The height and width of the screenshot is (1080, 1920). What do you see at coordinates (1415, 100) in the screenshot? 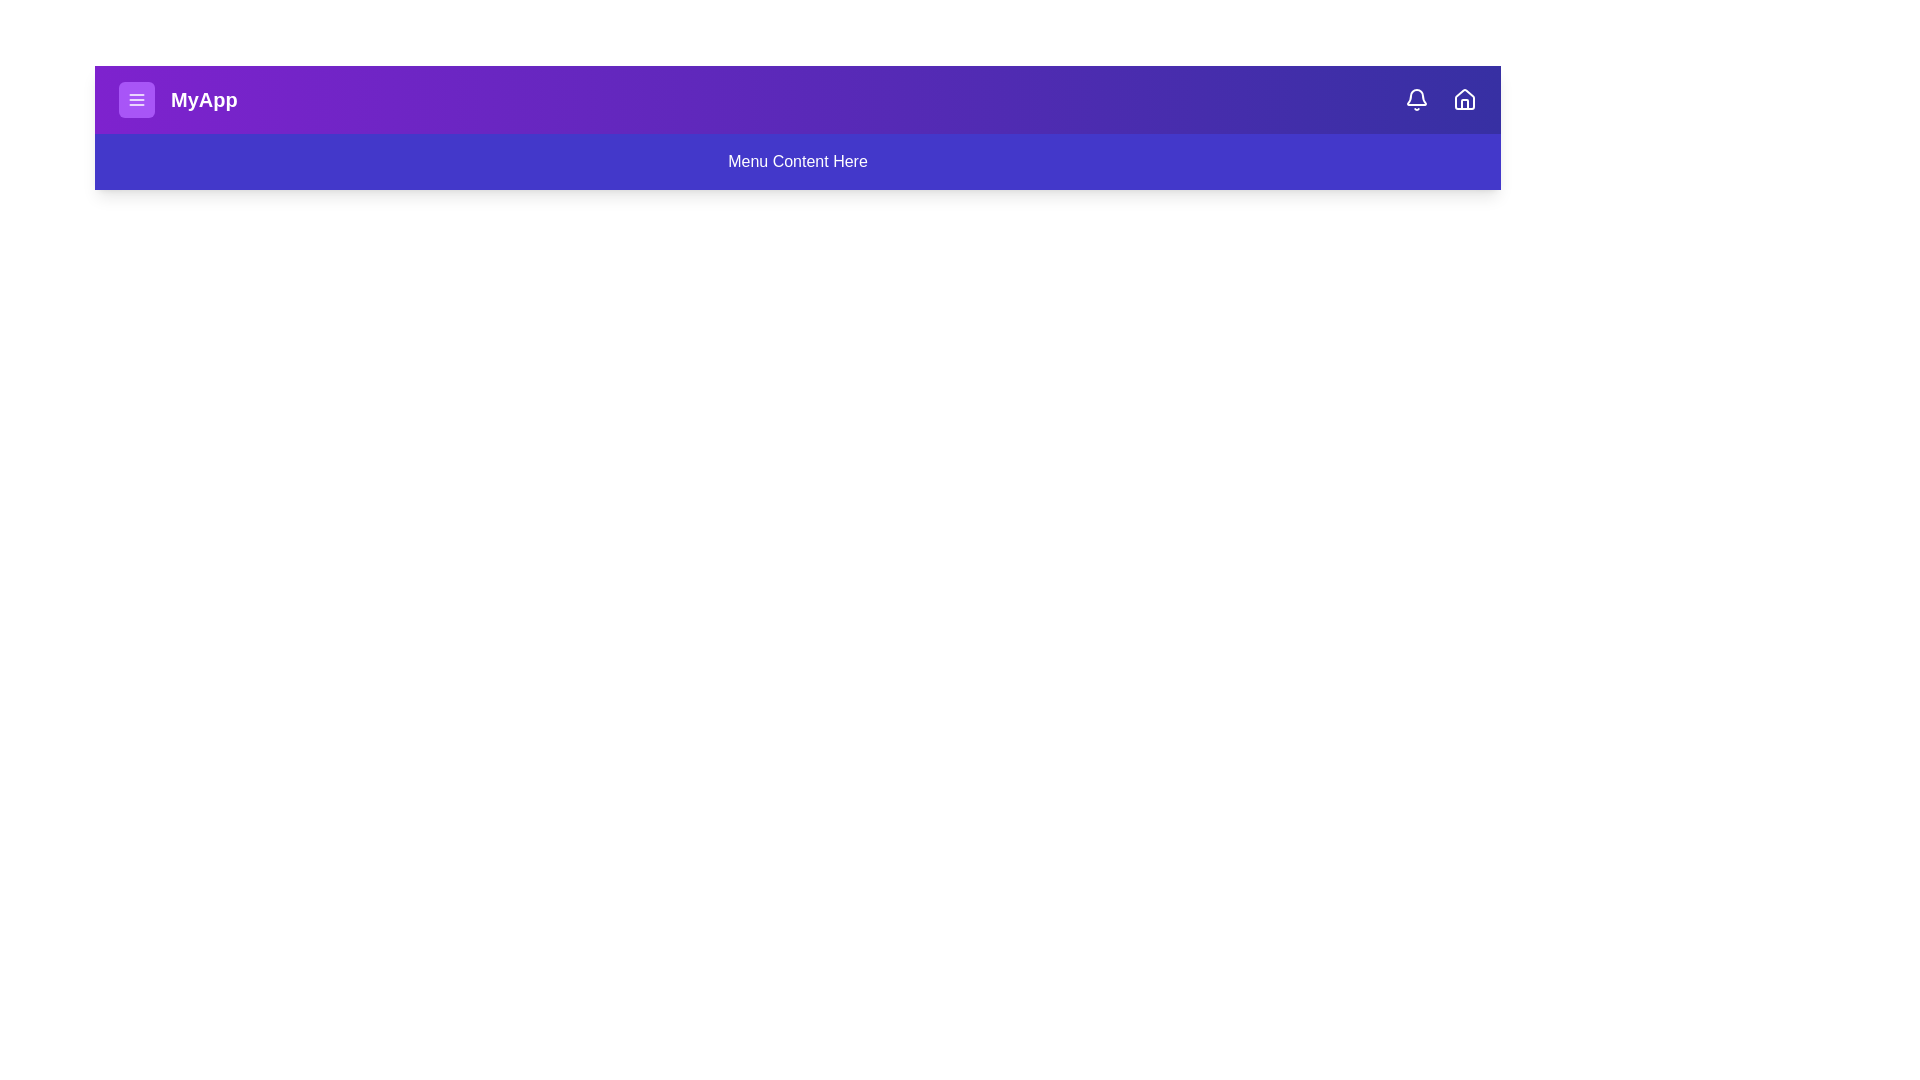
I see `the notification icon to view notifications` at bounding box center [1415, 100].